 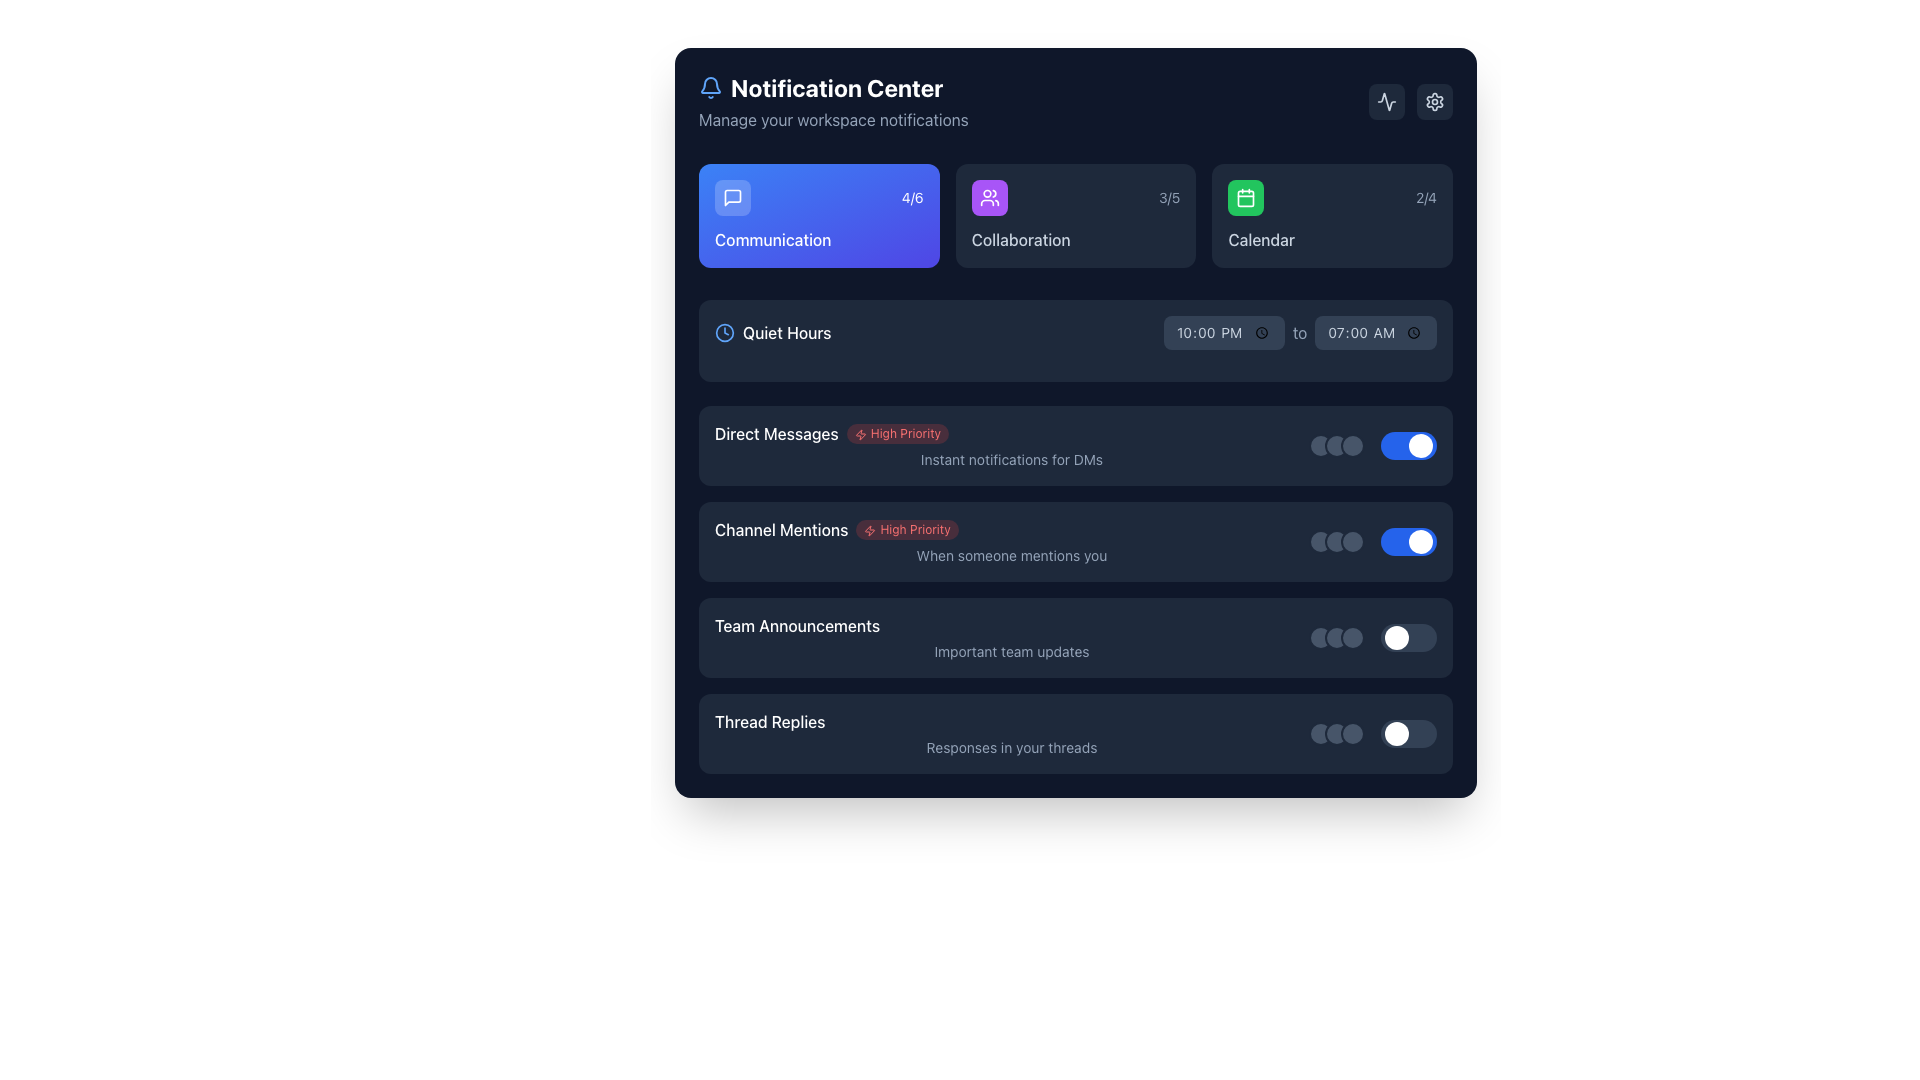 What do you see at coordinates (1300, 331) in the screenshot?
I see `the Text Label that indicates the time range in the 'Quiet Hours' setting, positioned between '10:00 PM' and '07:00 AM'` at bounding box center [1300, 331].